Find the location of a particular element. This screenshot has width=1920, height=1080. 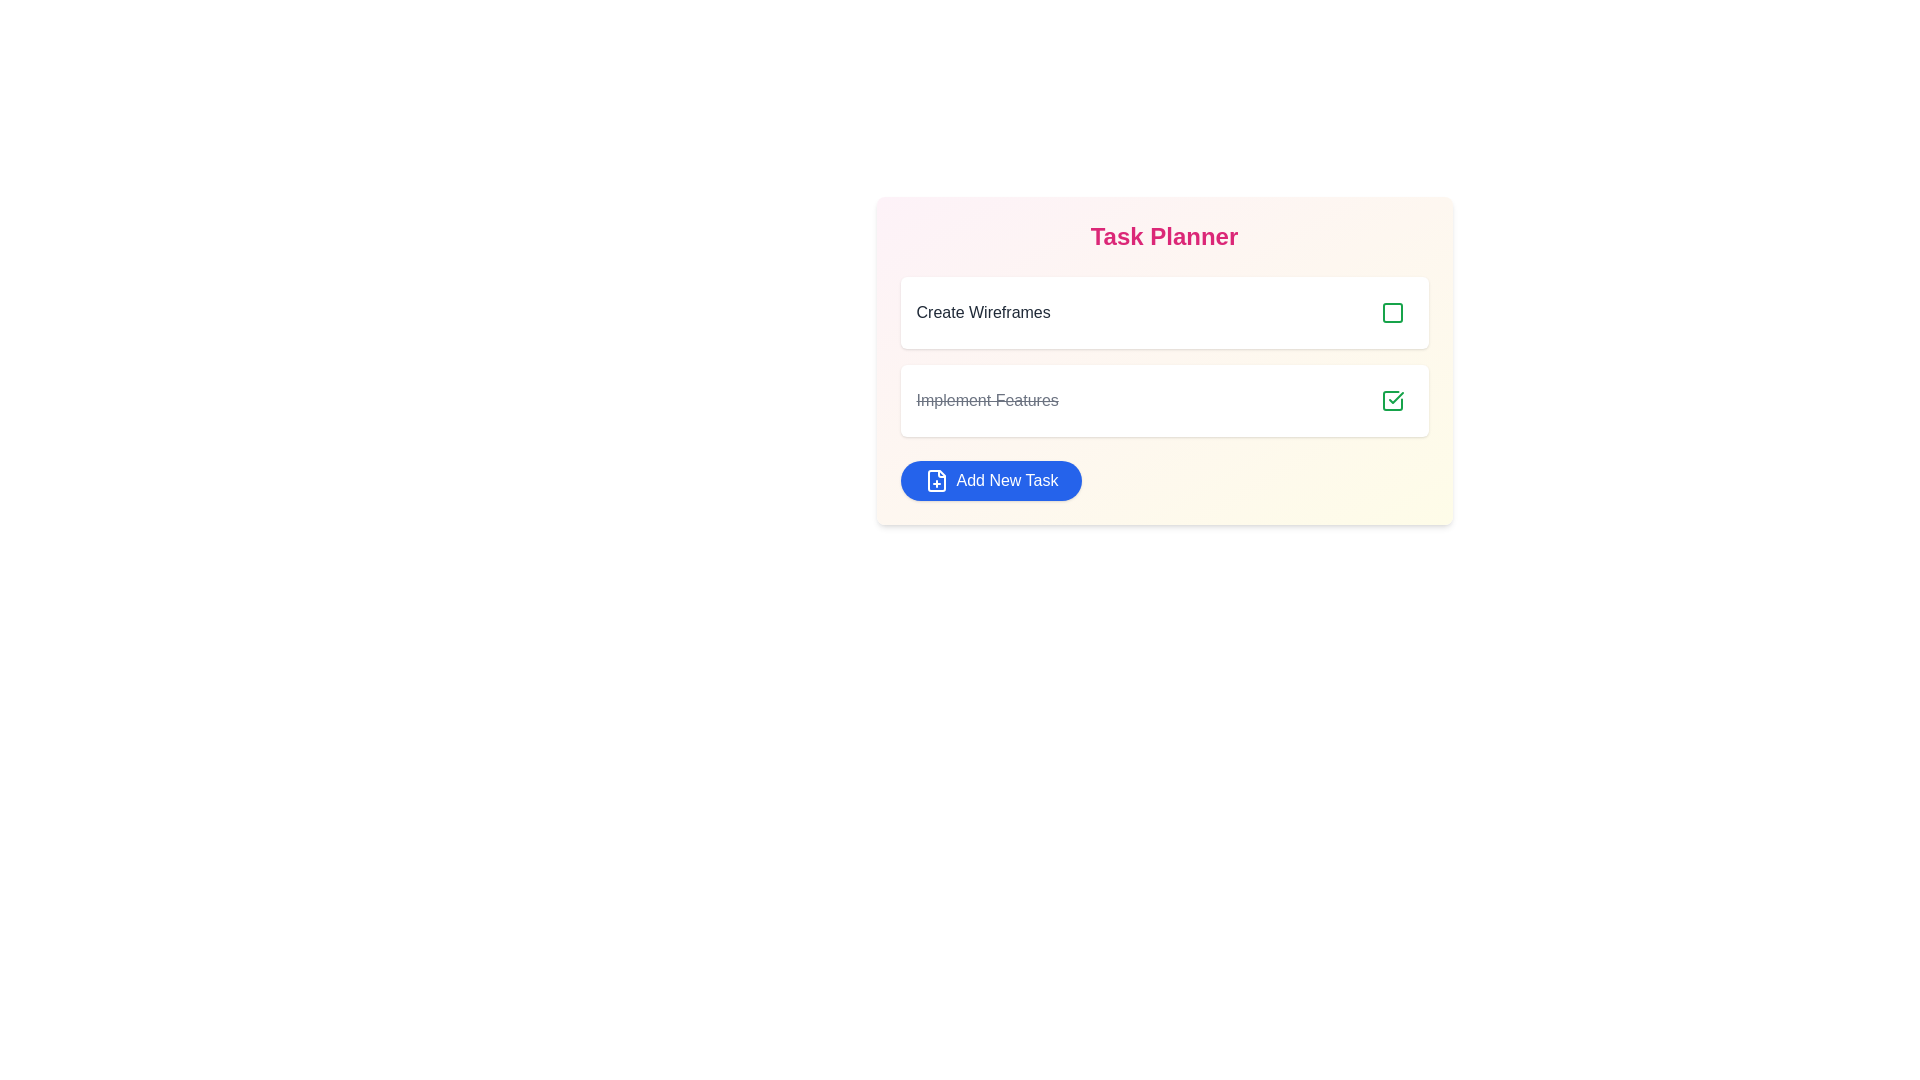

the green checkmark checkbox element located at the far right of the 'Implement Features' task row is located at coordinates (1391, 401).